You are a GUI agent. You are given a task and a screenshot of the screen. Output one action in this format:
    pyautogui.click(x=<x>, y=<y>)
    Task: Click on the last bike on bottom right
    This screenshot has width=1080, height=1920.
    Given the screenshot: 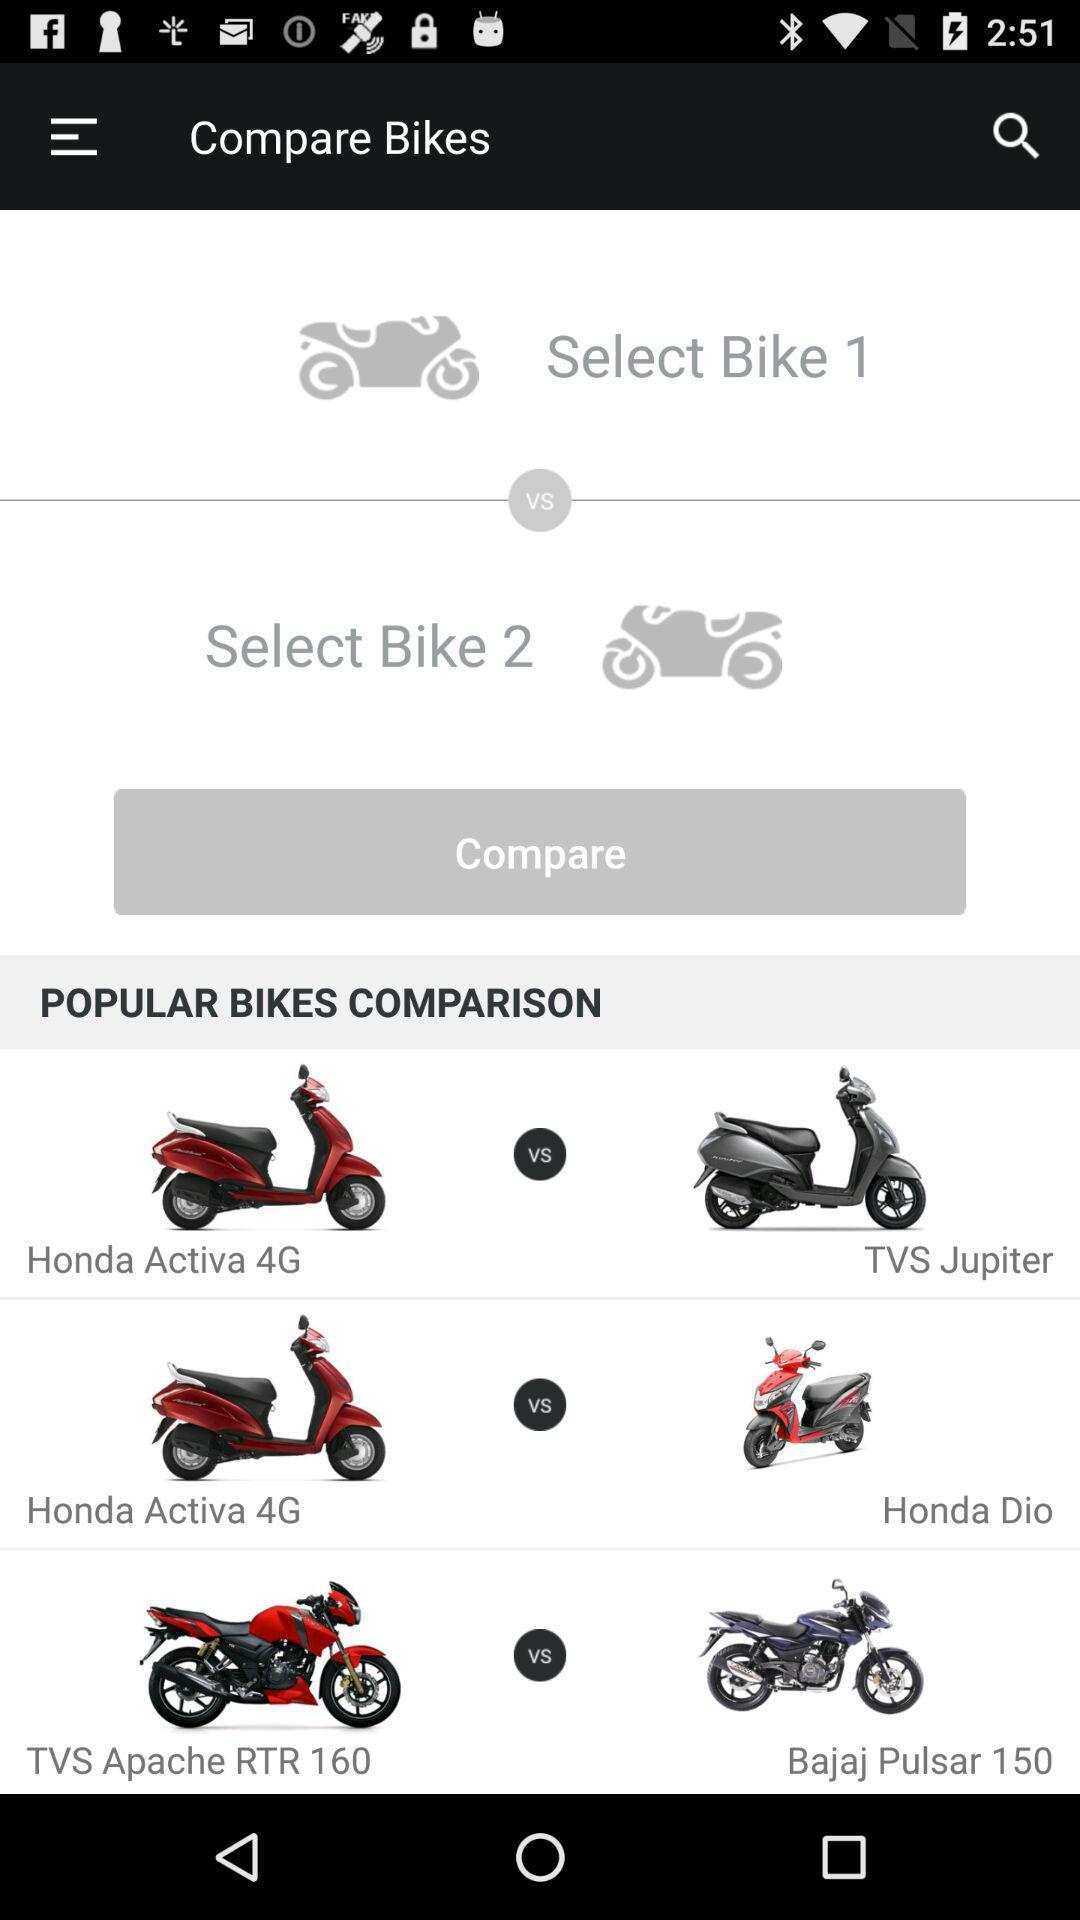 What is the action you would take?
    pyautogui.click(x=810, y=1649)
    